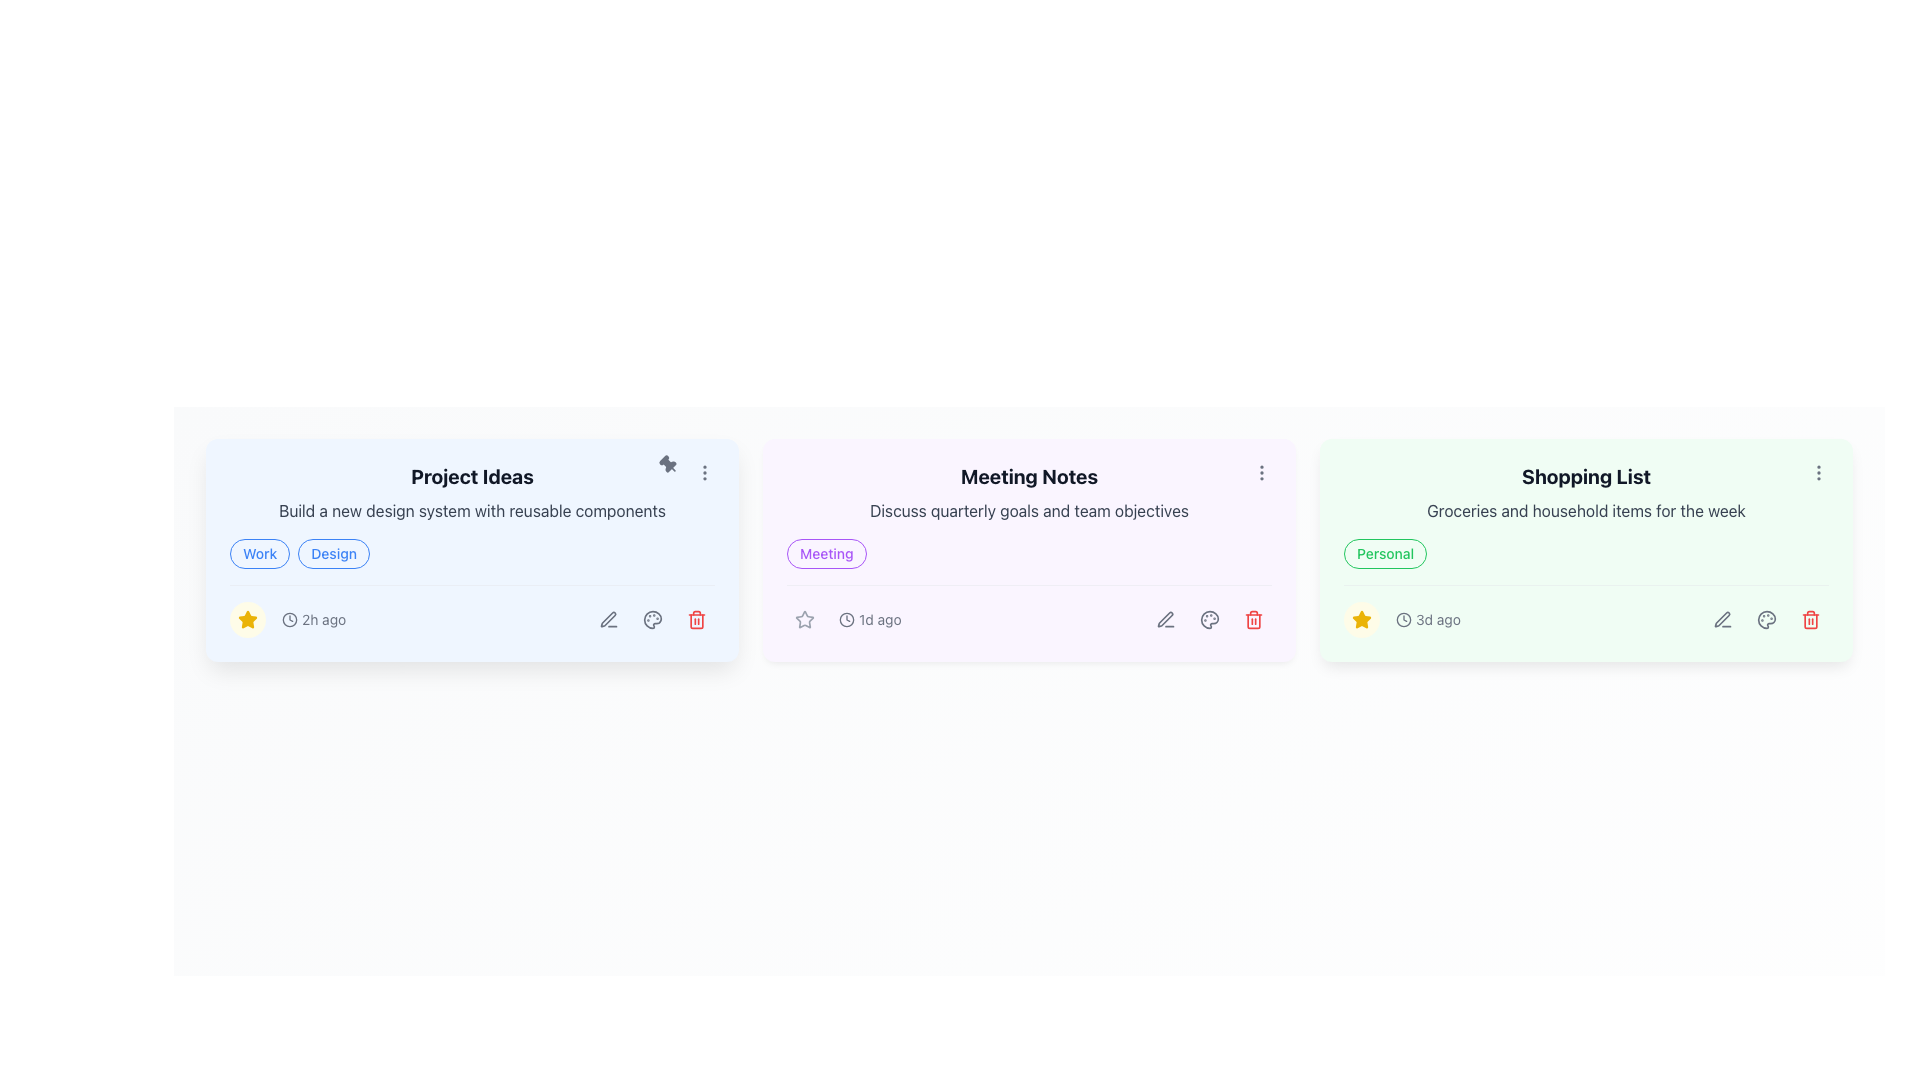 The height and width of the screenshot is (1080, 1920). I want to click on the star-shaped icon button with a hollow center located in the second task card titled 'Meeting Notes', so click(805, 618).